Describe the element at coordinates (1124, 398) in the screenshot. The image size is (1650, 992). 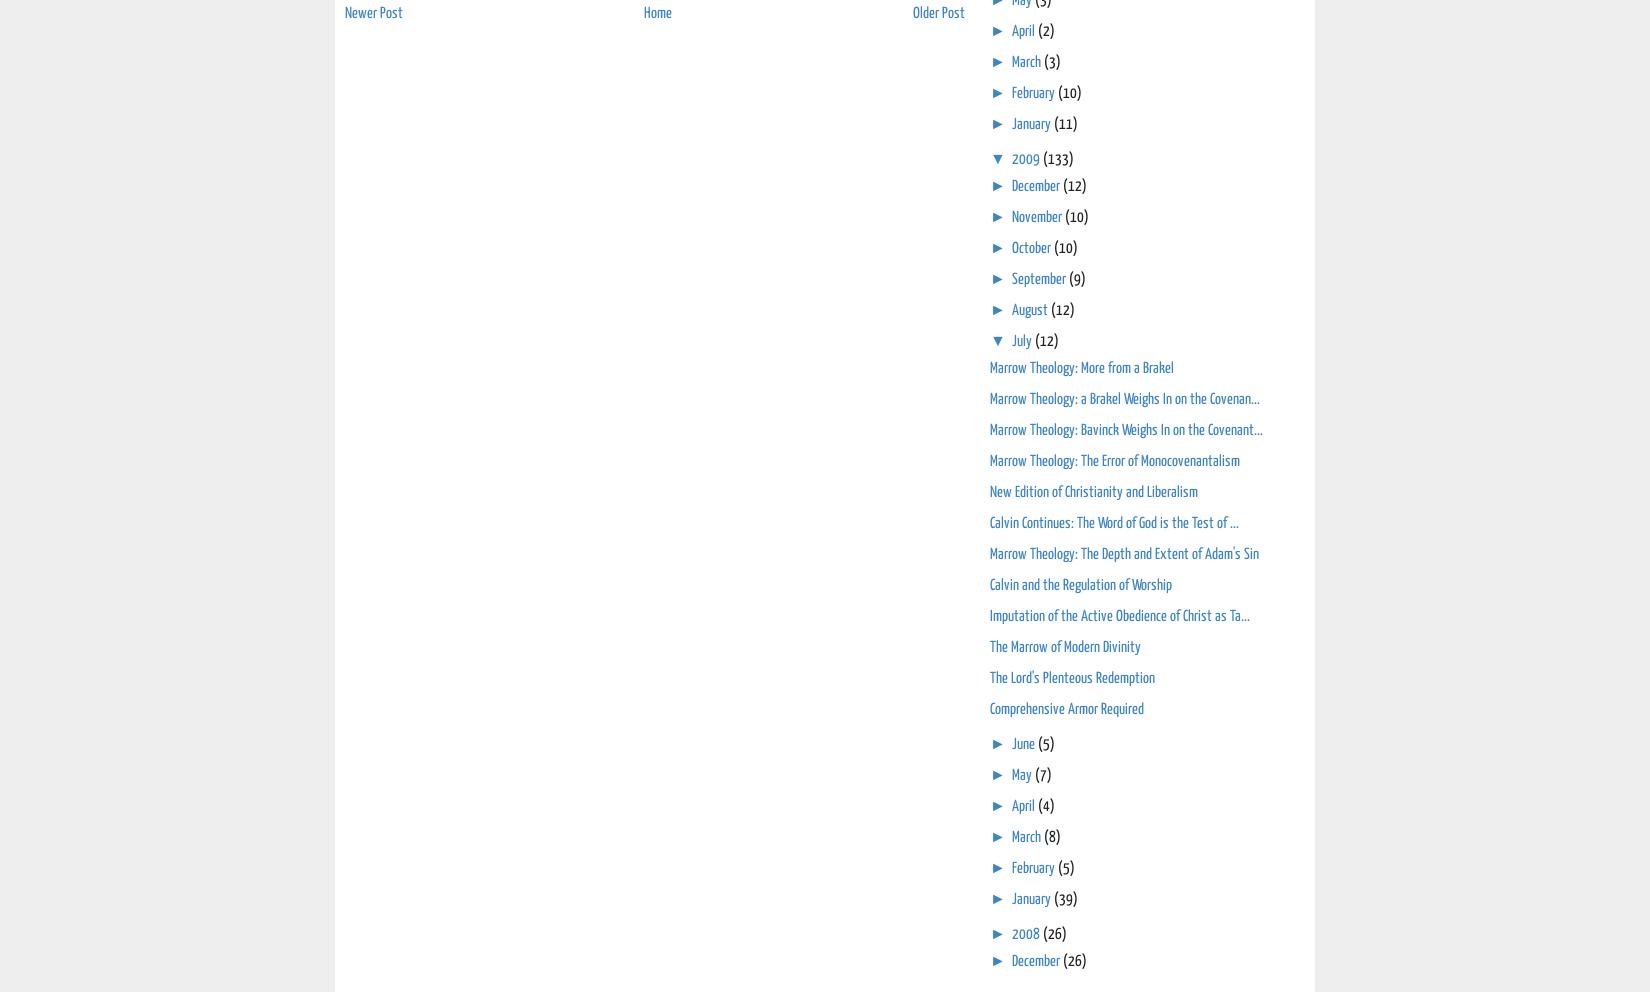
I see `'Marrow Theology: a Brakel Weighs In on the Covenan...'` at that location.